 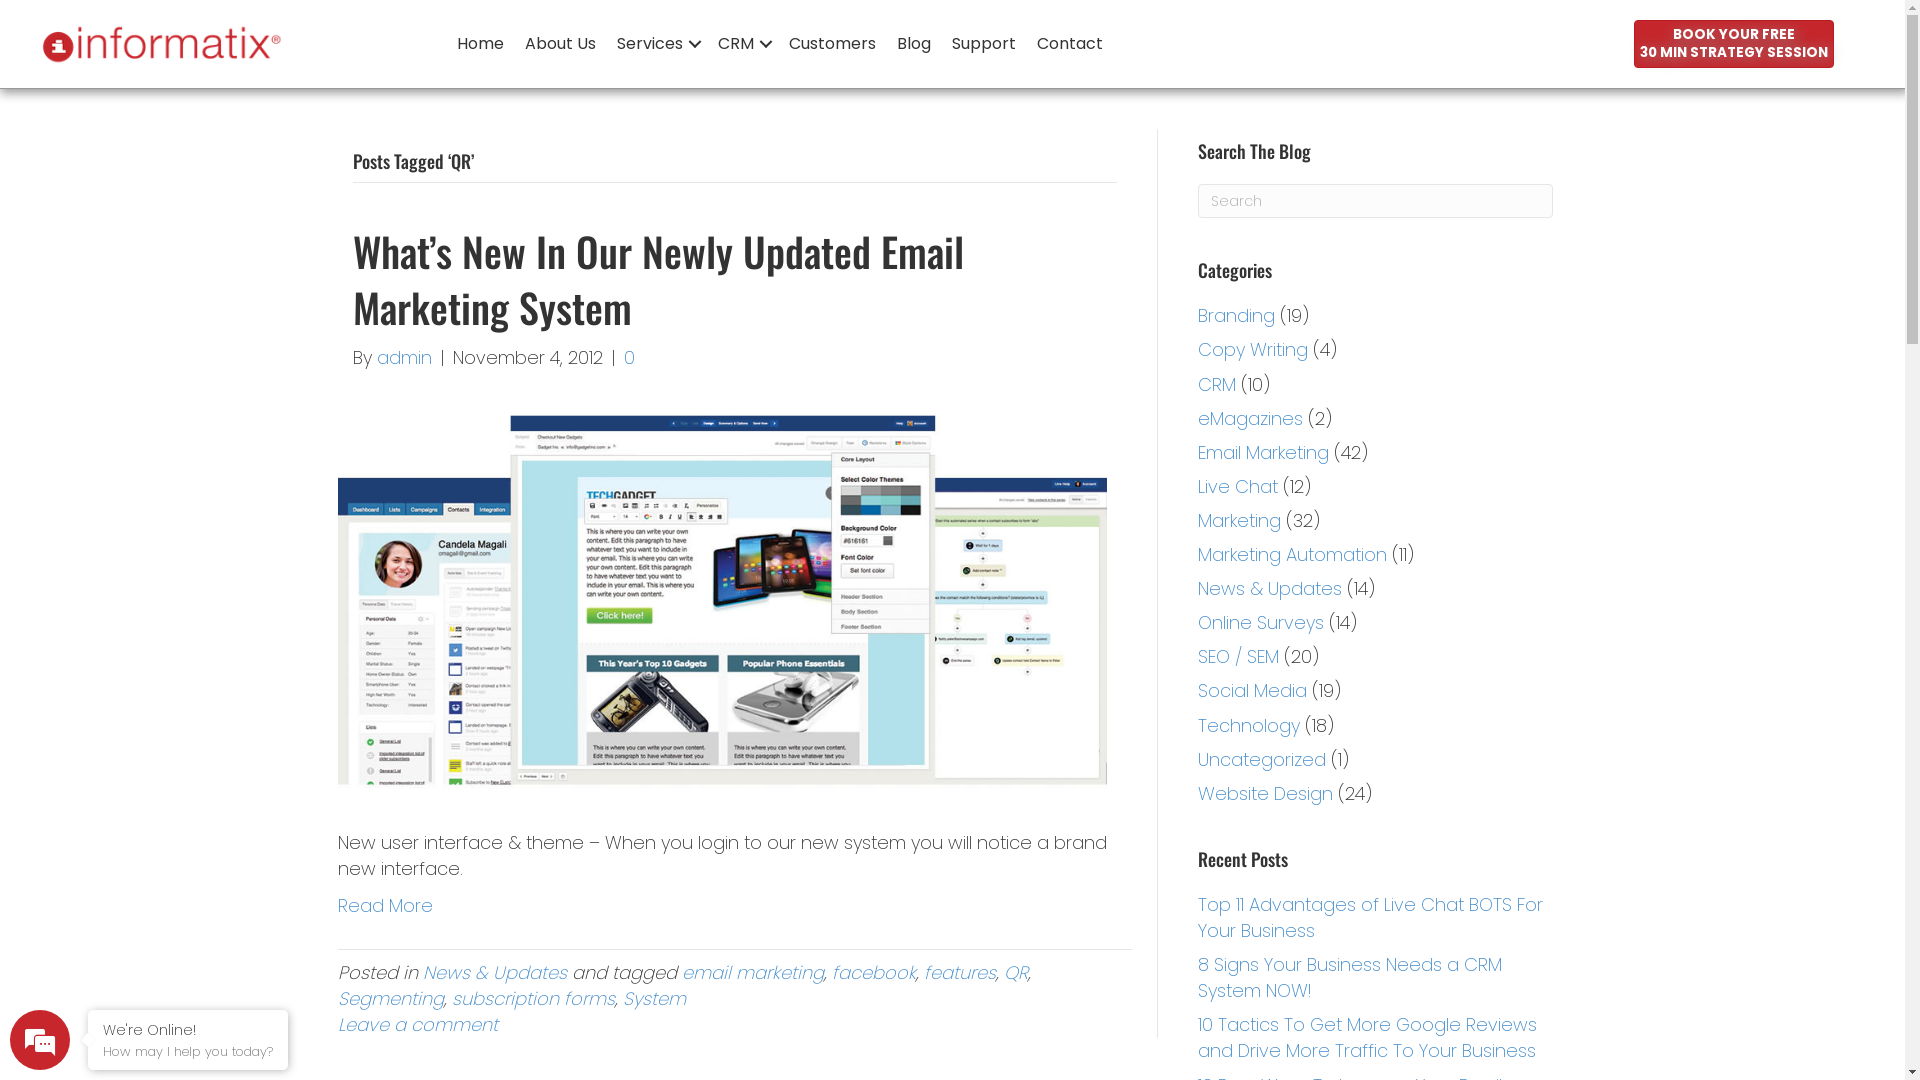 What do you see at coordinates (1251, 348) in the screenshot?
I see `'Copy Writing'` at bounding box center [1251, 348].